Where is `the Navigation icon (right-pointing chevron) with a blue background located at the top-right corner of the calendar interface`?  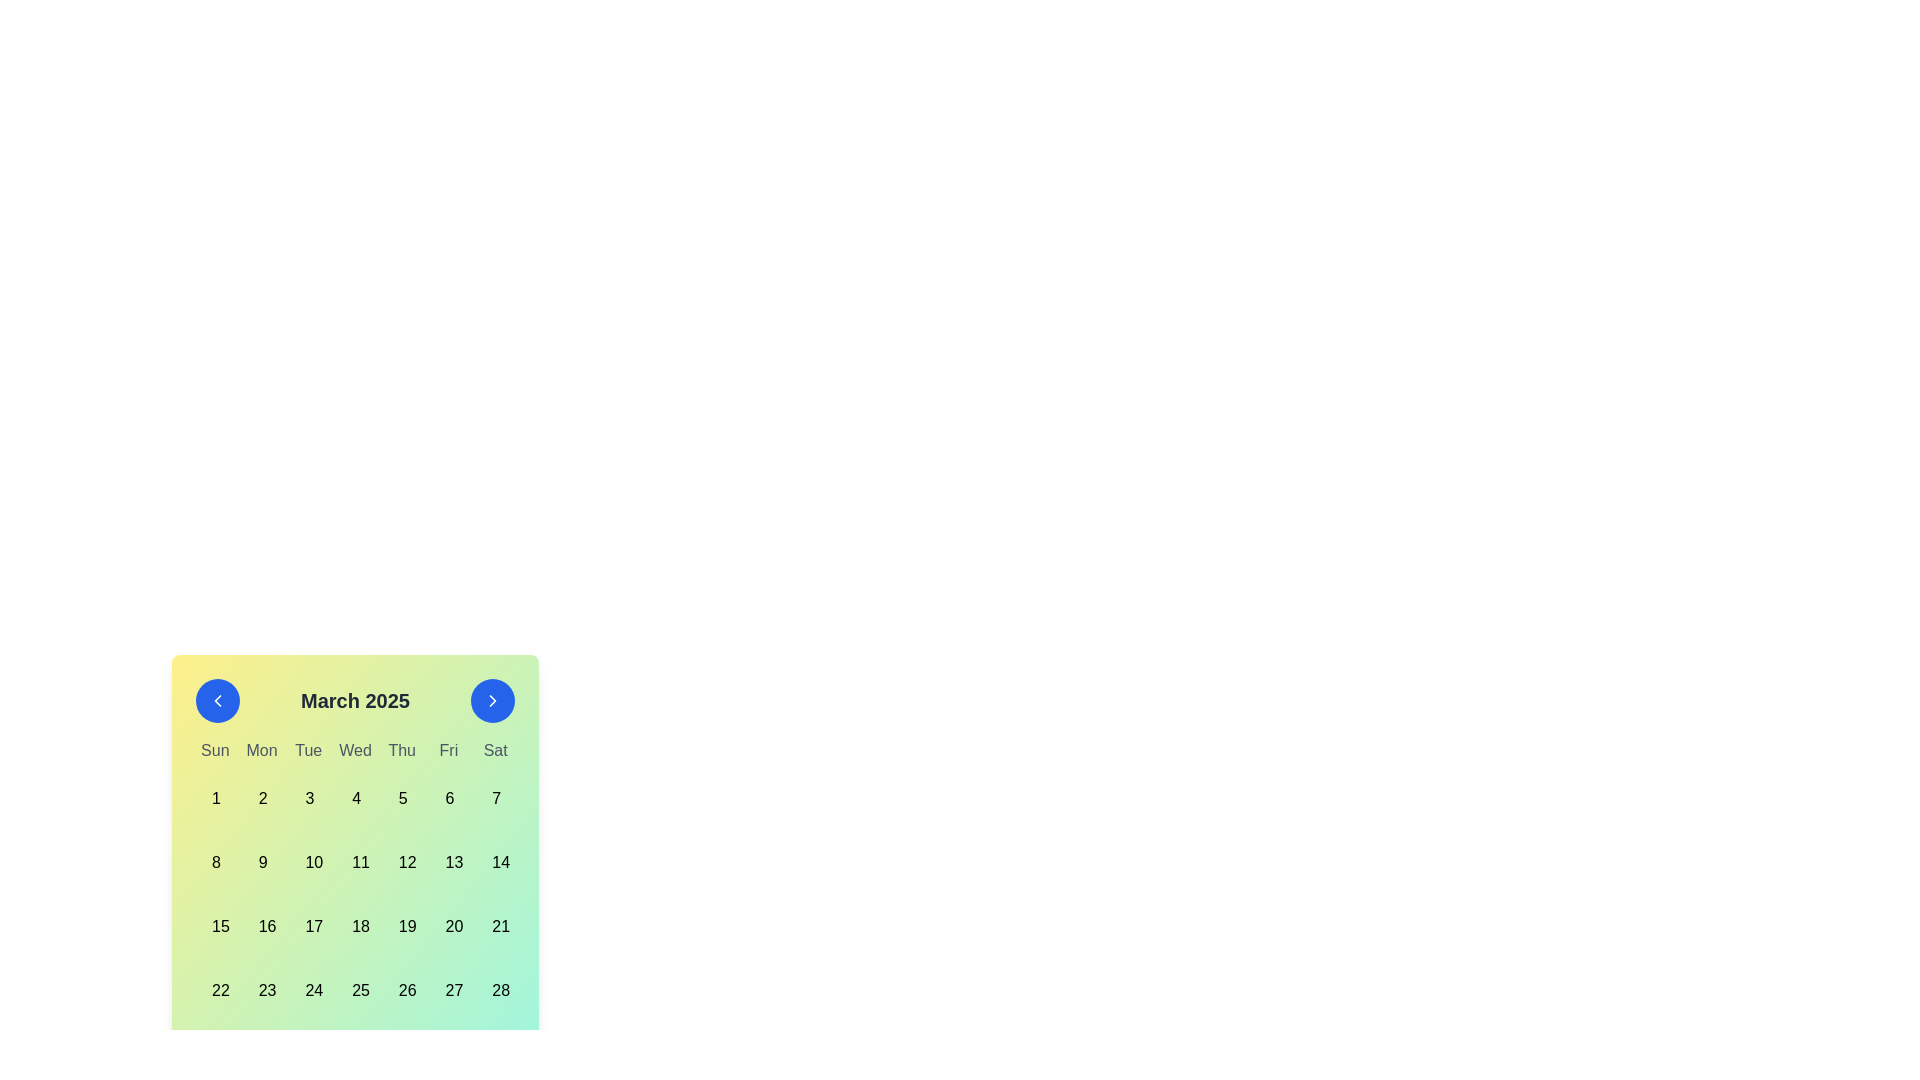 the Navigation icon (right-pointing chevron) with a blue background located at the top-right corner of the calendar interface is located at coordinates (493, 700).